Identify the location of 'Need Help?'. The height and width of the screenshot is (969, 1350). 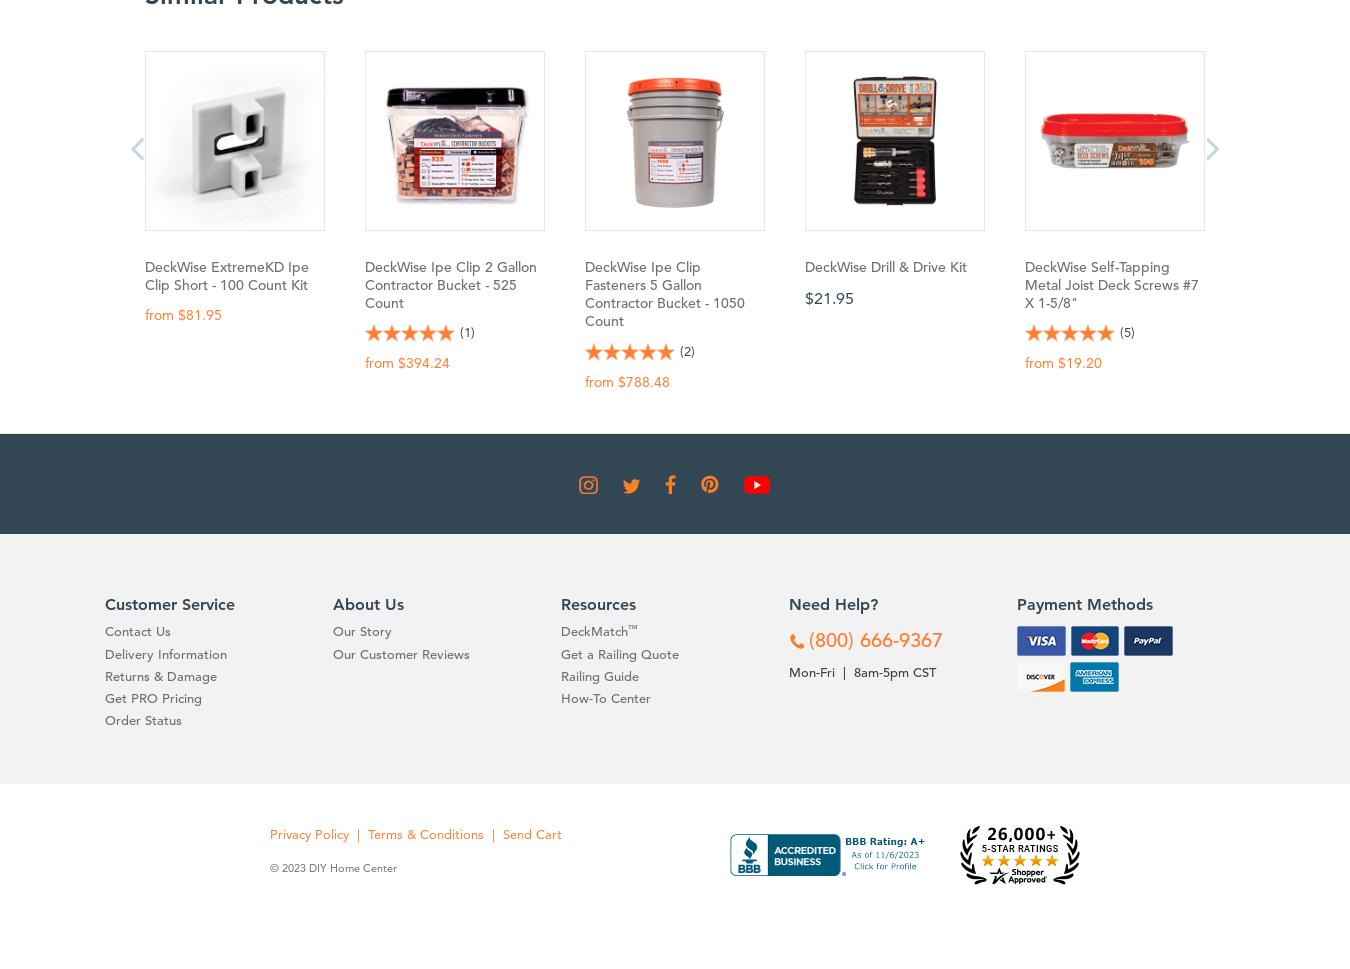
(833, 603).